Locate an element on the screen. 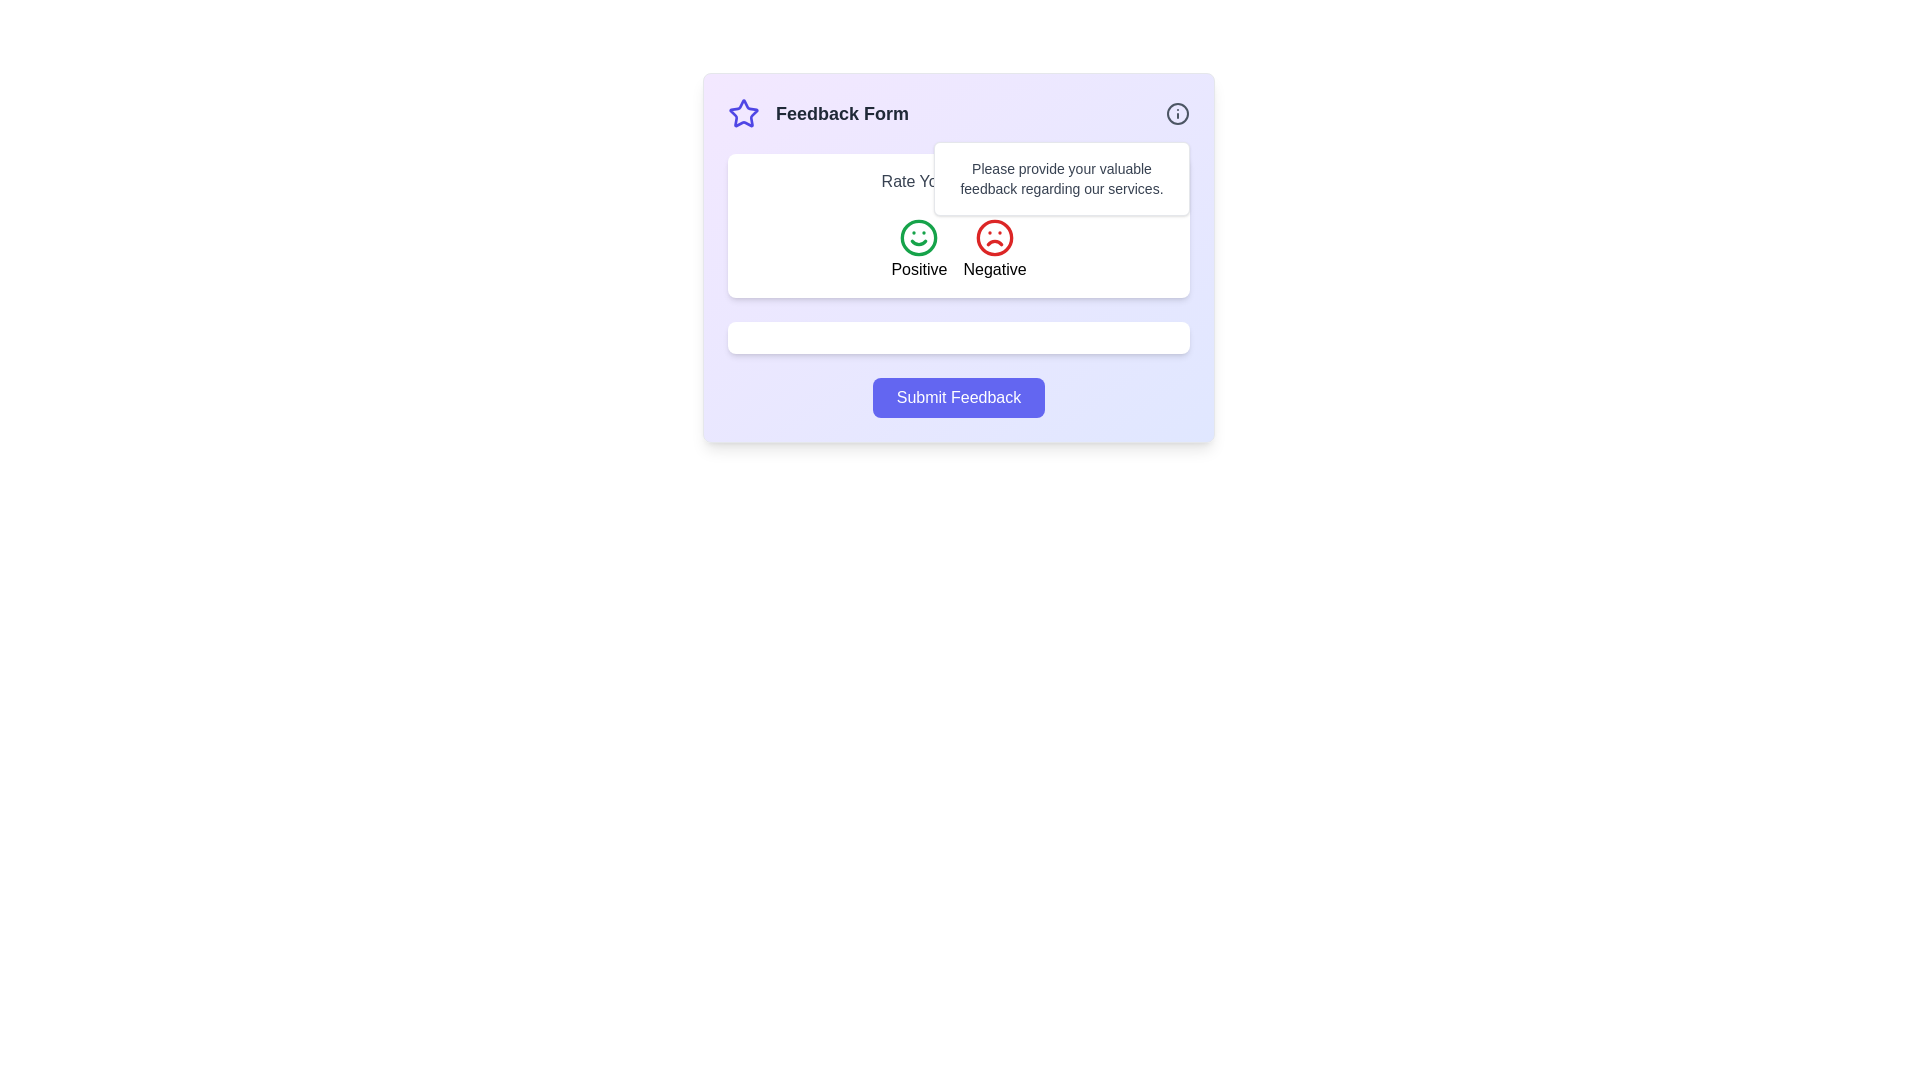 The image size is (1920, 1080). the positive smiley face icon with a green outline located under the 'Rate Your Feedback' heading to trigger visual feedback or tooltip information is located at coordinates (918, 237).